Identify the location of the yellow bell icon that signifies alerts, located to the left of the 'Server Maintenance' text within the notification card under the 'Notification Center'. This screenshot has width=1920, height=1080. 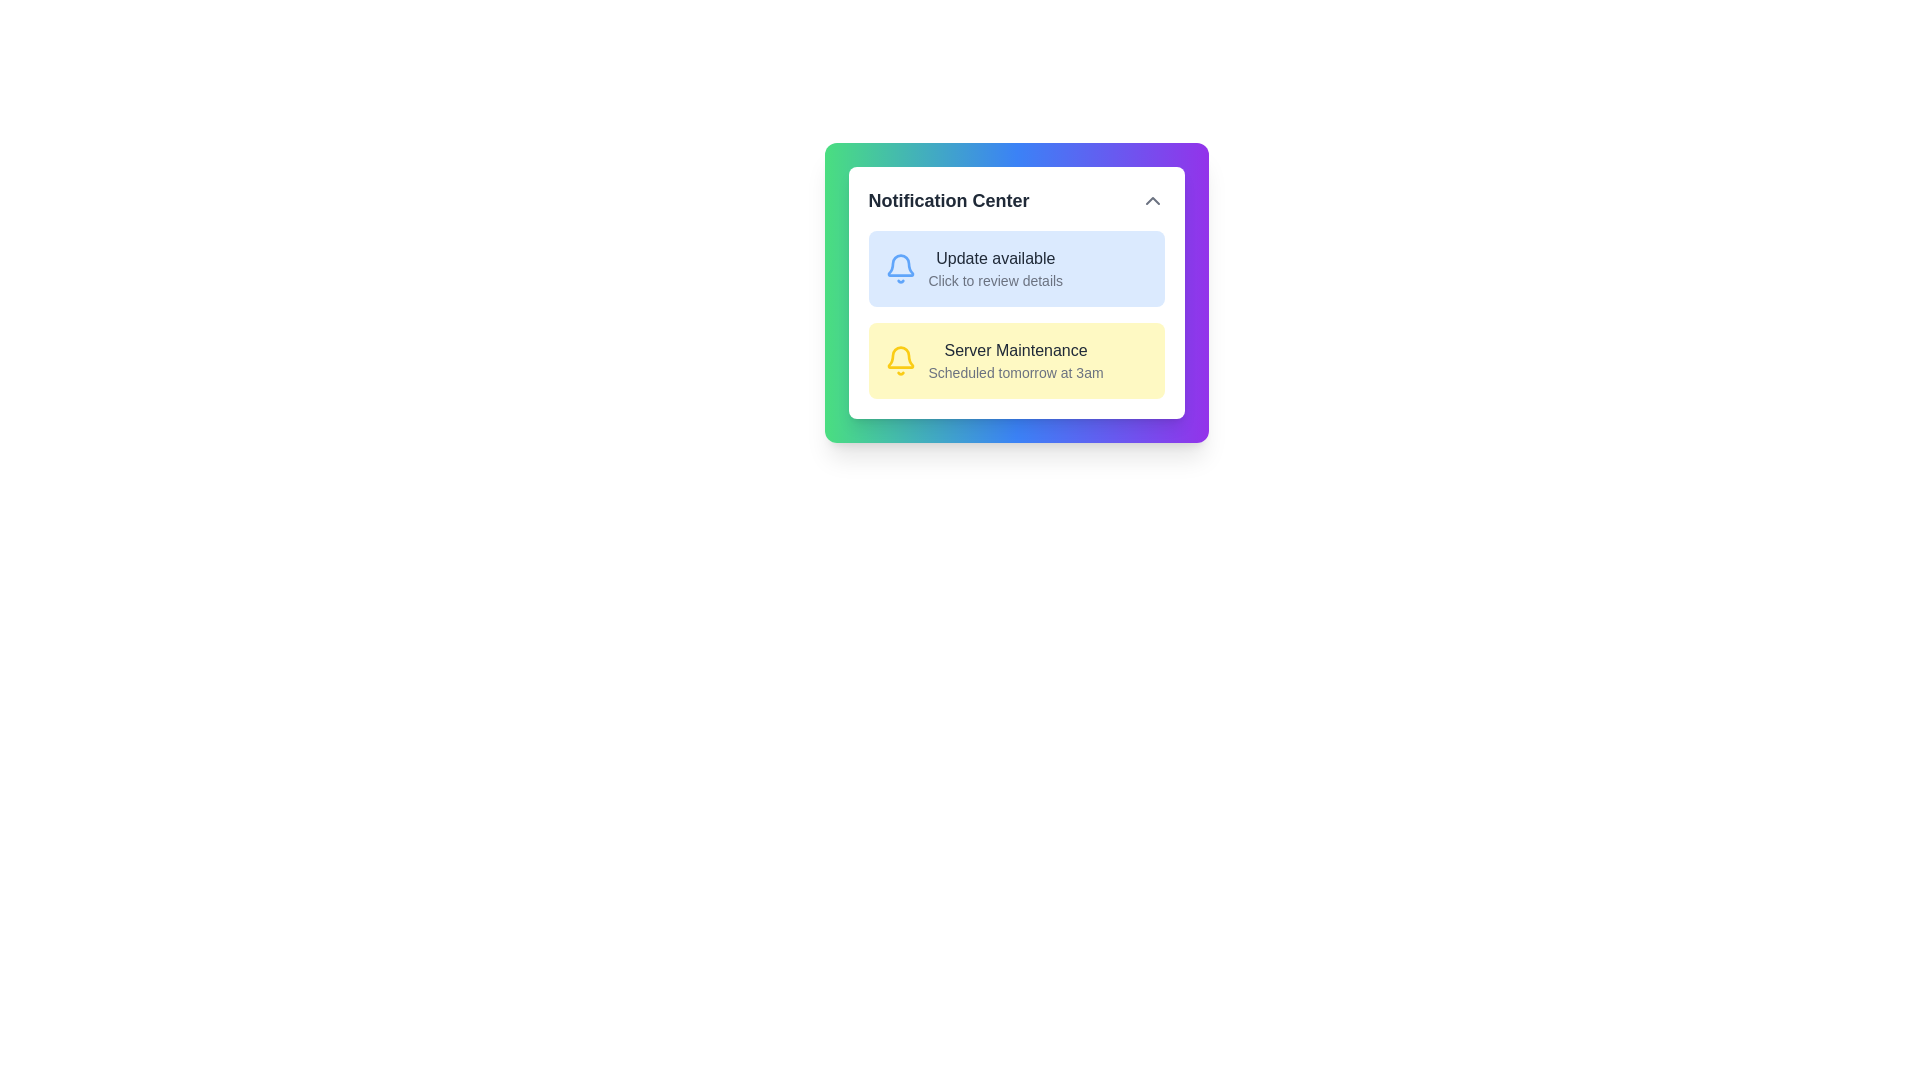
(899, 361).